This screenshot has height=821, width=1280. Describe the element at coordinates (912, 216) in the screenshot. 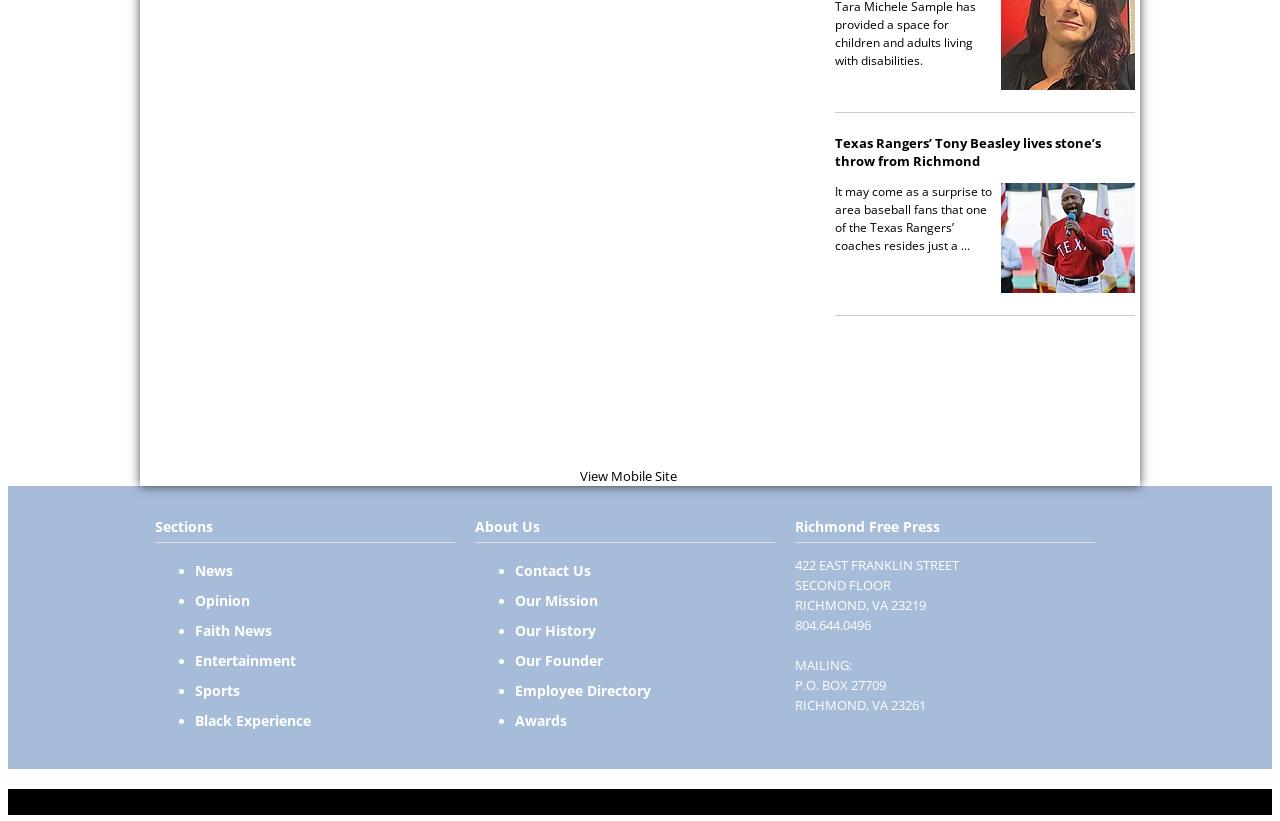

I see `'It may come as a surprise to area baseball fans that one of the Texas Rangers’ coaches resides just a ...'` at that location.